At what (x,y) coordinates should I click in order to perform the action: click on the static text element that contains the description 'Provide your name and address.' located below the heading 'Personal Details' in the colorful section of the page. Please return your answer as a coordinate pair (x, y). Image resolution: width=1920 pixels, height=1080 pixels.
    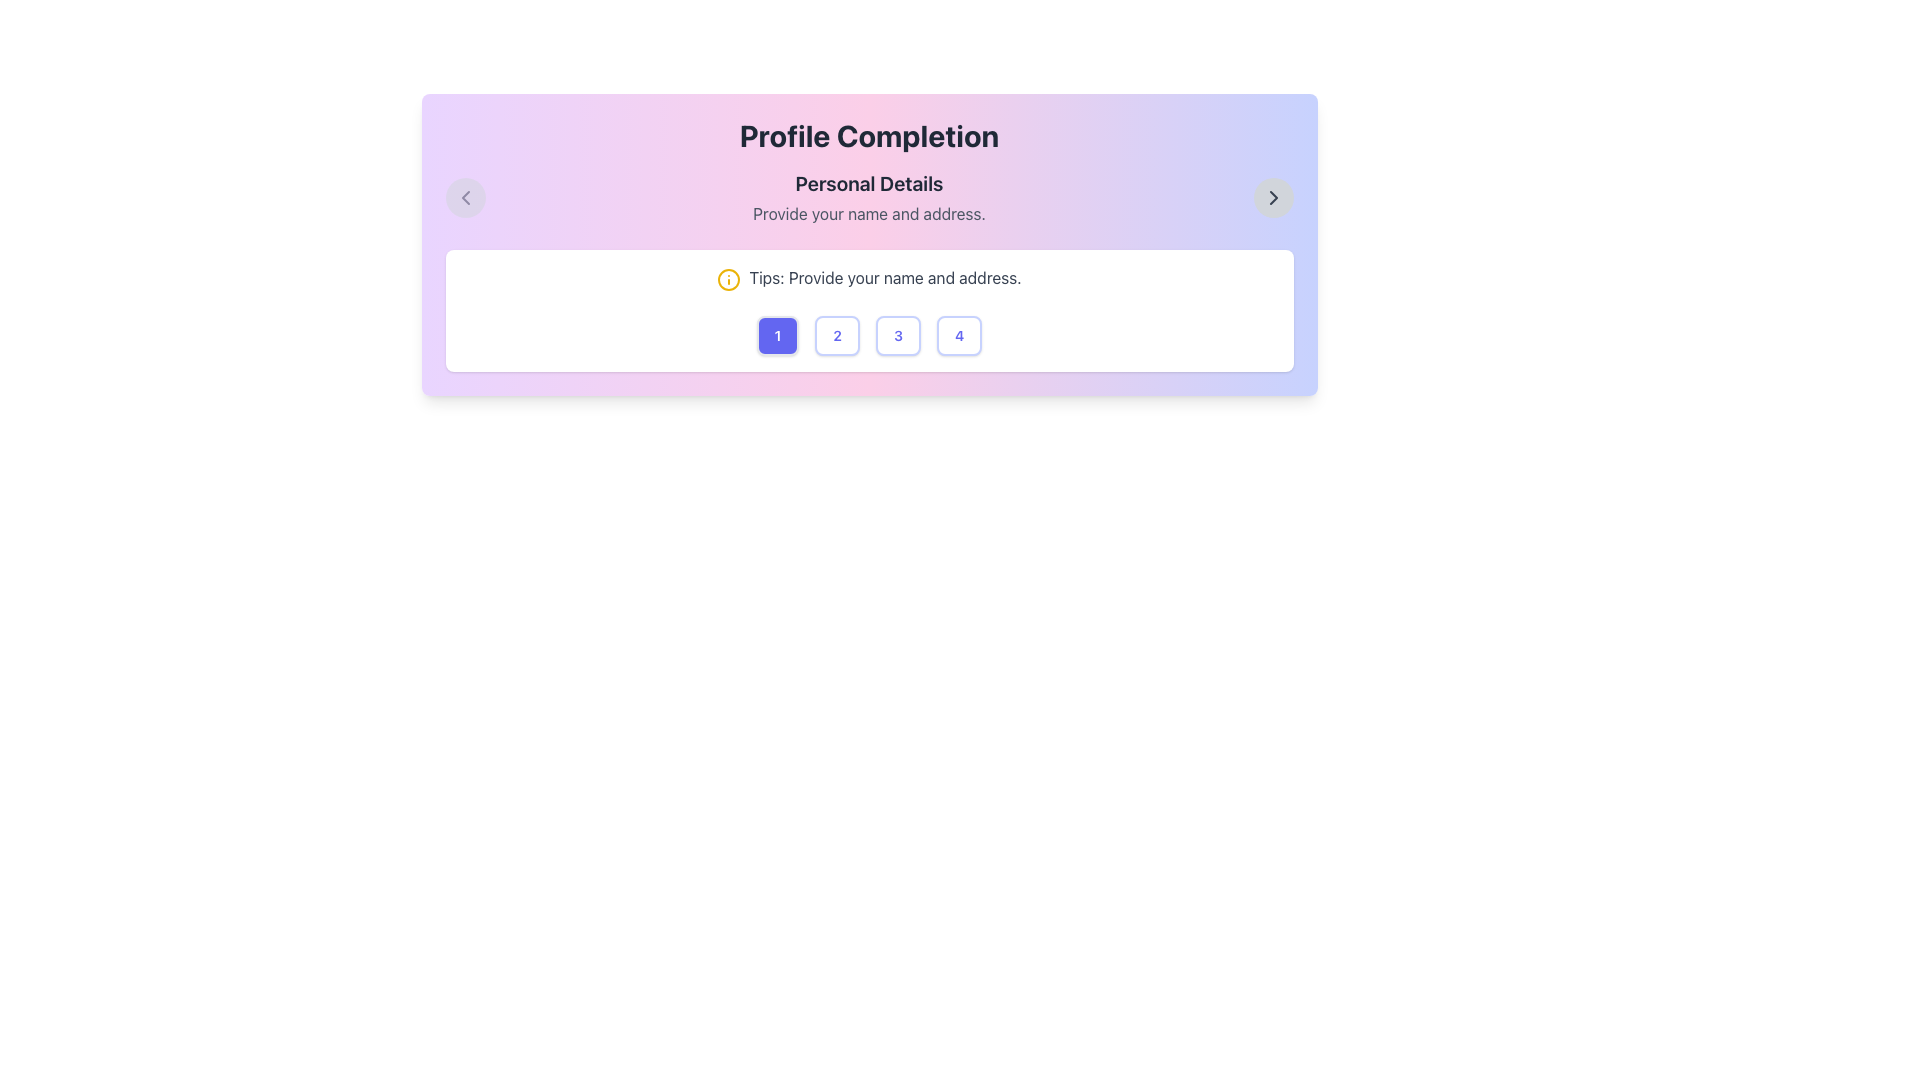
    Looking at the image, I should click on (869, 213).